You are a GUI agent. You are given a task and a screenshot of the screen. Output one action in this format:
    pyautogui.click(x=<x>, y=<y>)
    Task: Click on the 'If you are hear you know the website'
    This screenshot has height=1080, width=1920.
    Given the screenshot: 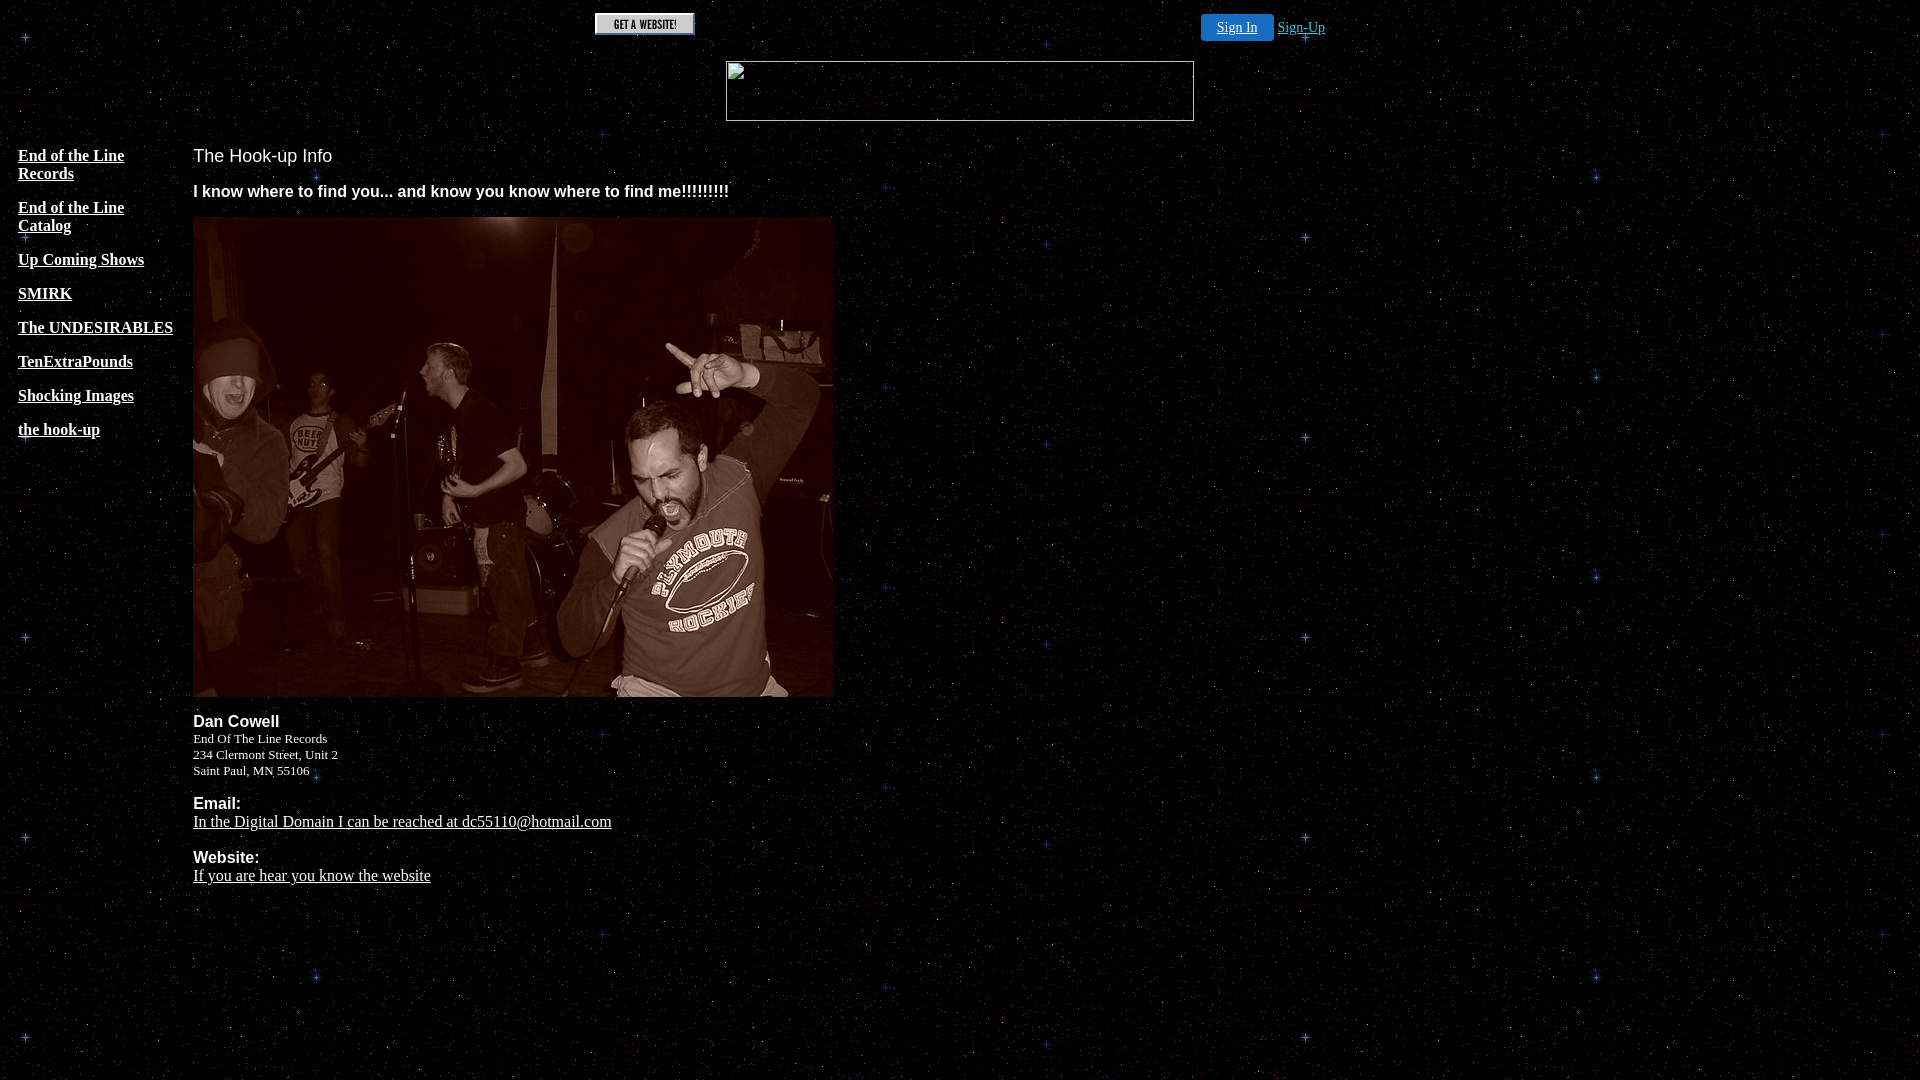 What is the action you would take?
    pyautogui.click(x=311, y=874)
    